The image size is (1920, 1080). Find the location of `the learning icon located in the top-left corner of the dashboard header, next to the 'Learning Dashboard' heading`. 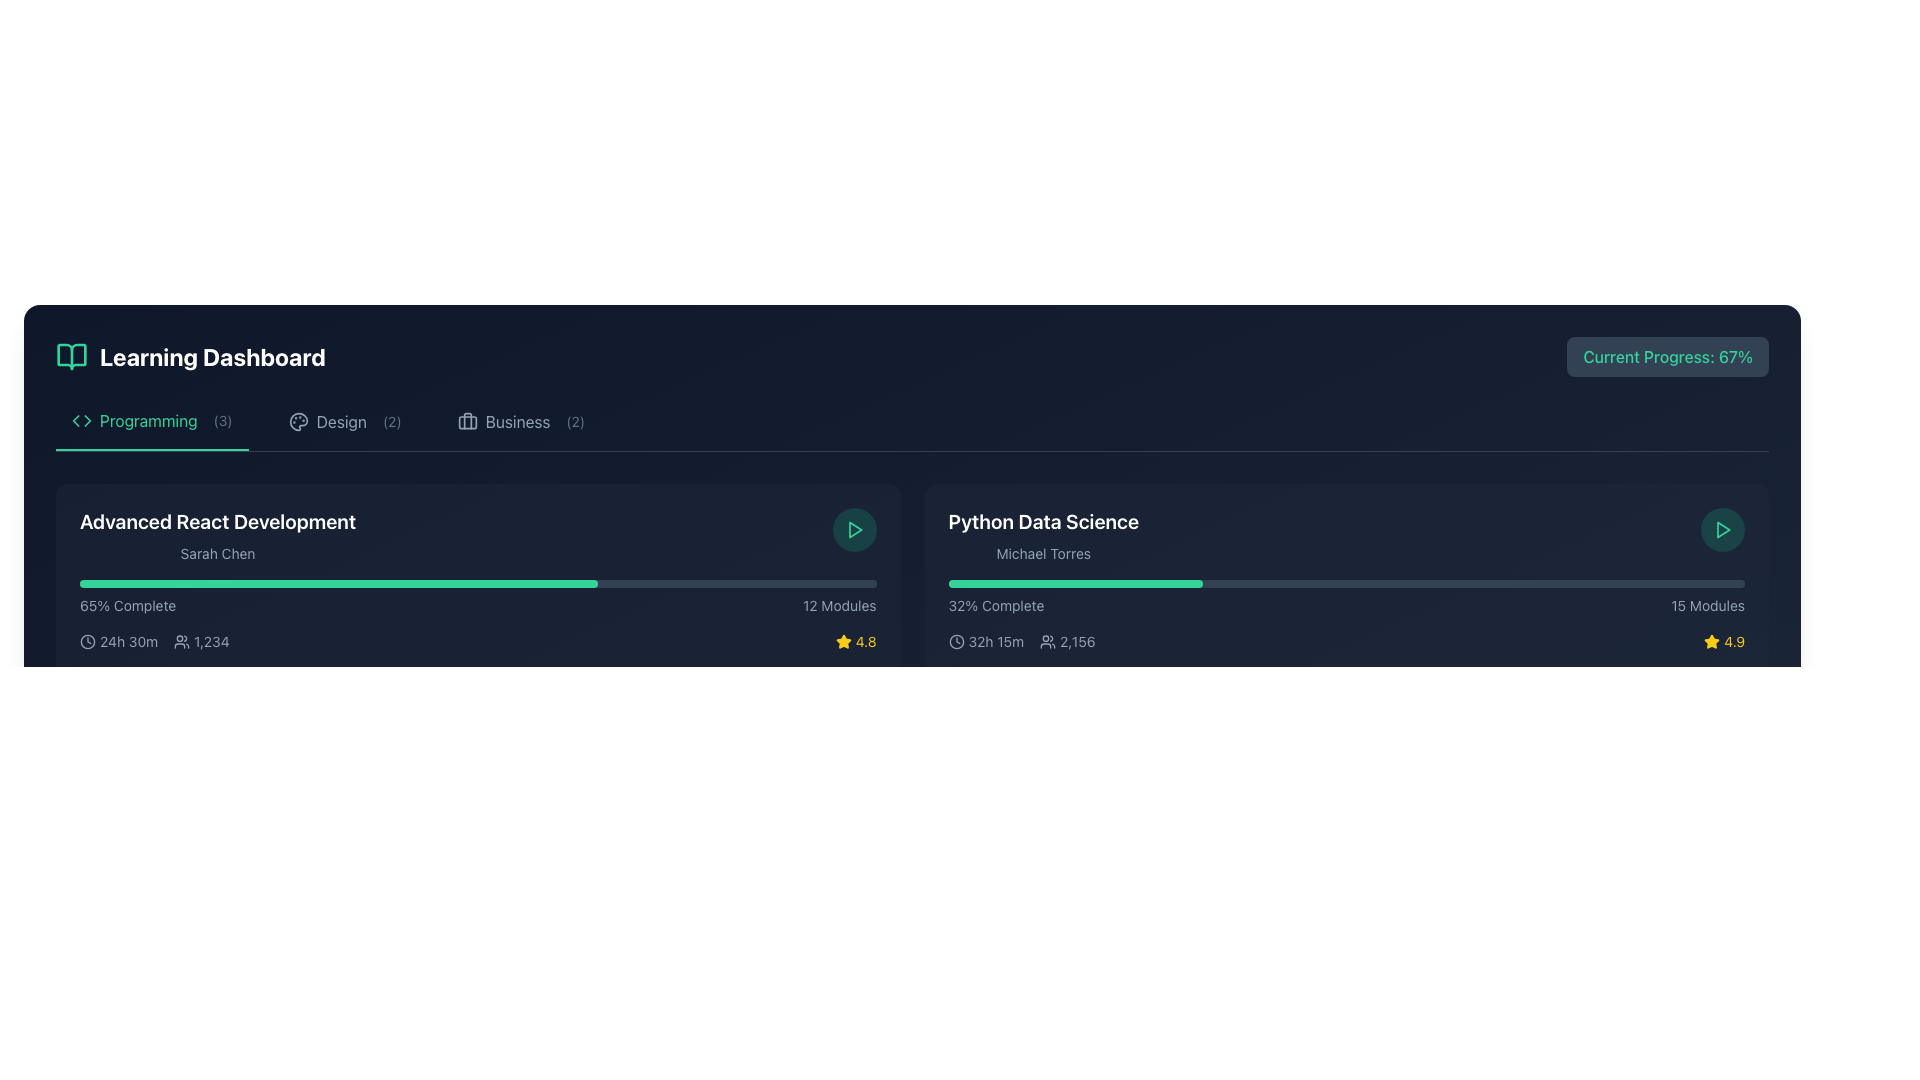

the learning icon located in the top-left corner of the dashboard header, next to the 'Learning Dashboard' heading is located at coordinates (72, 356).